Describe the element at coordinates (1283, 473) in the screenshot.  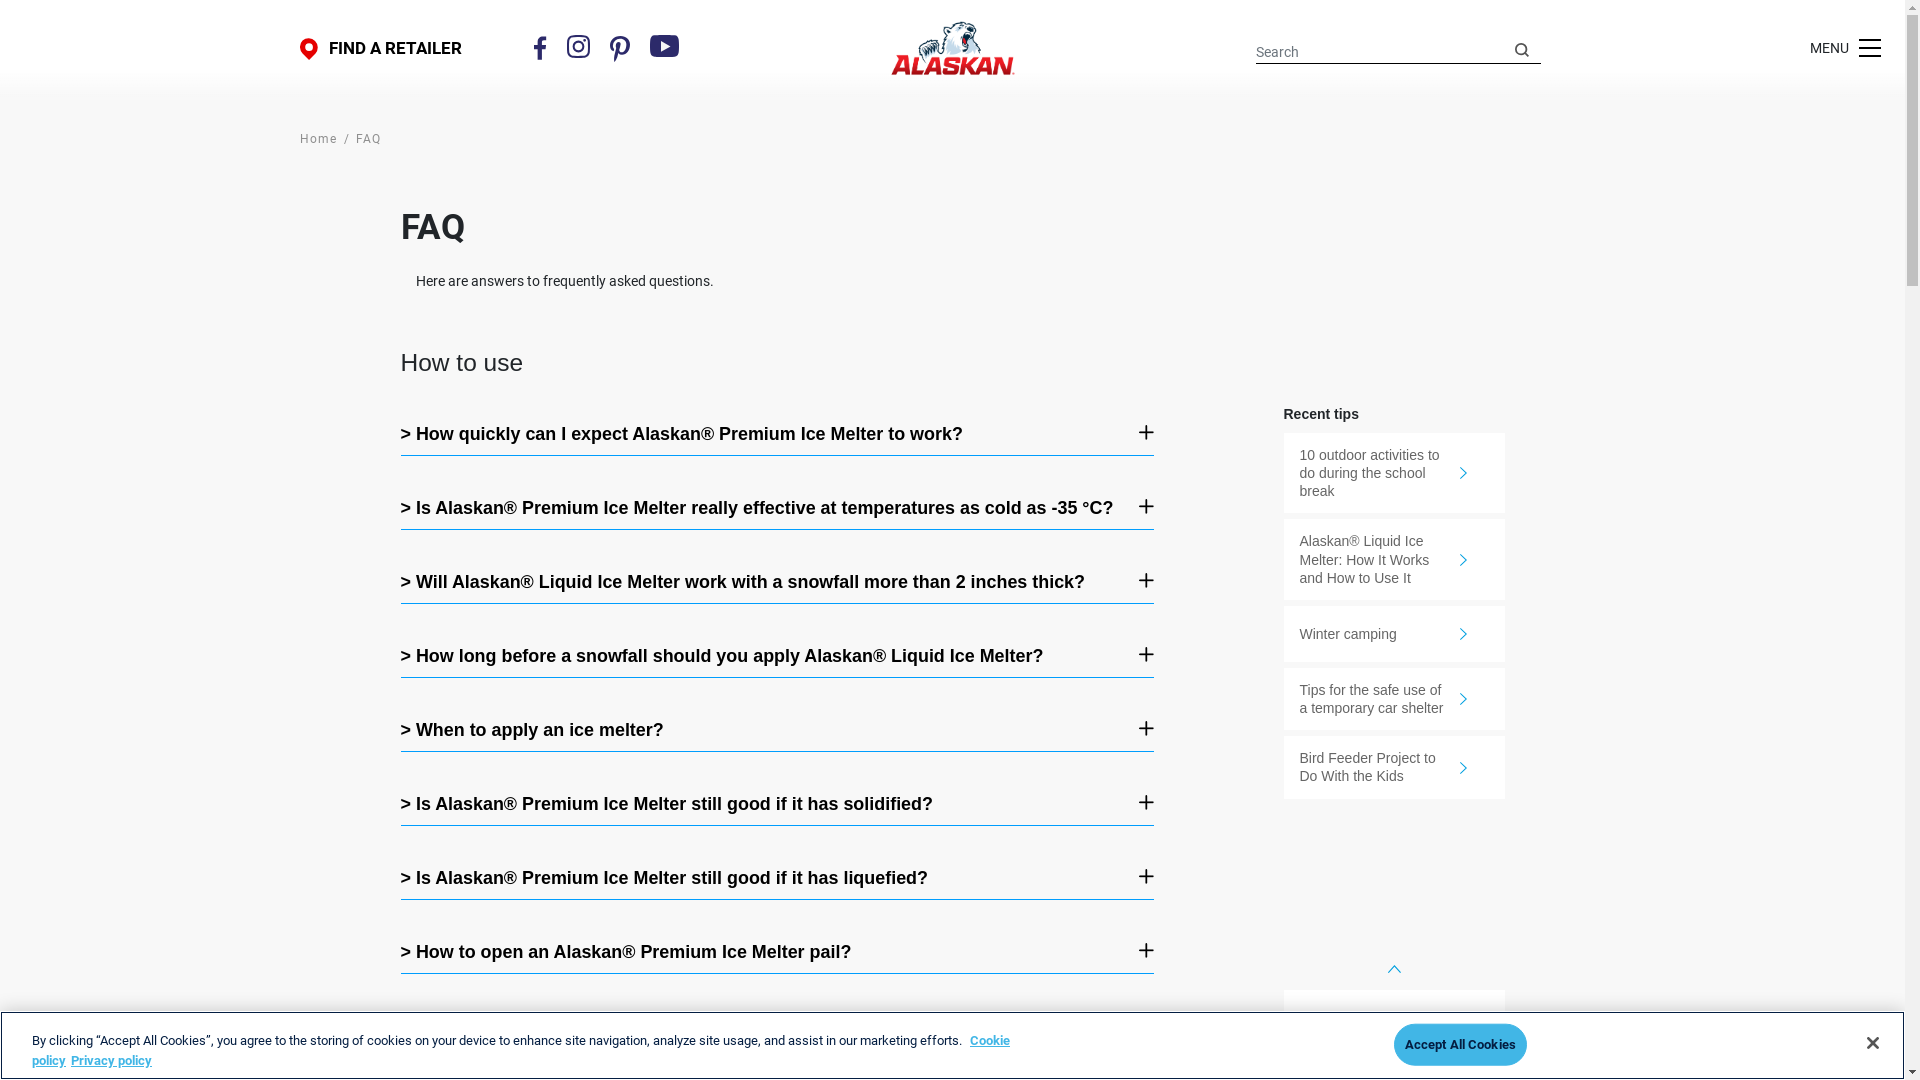
I see `'10 outdoor activities to do during the school break'` at that location.